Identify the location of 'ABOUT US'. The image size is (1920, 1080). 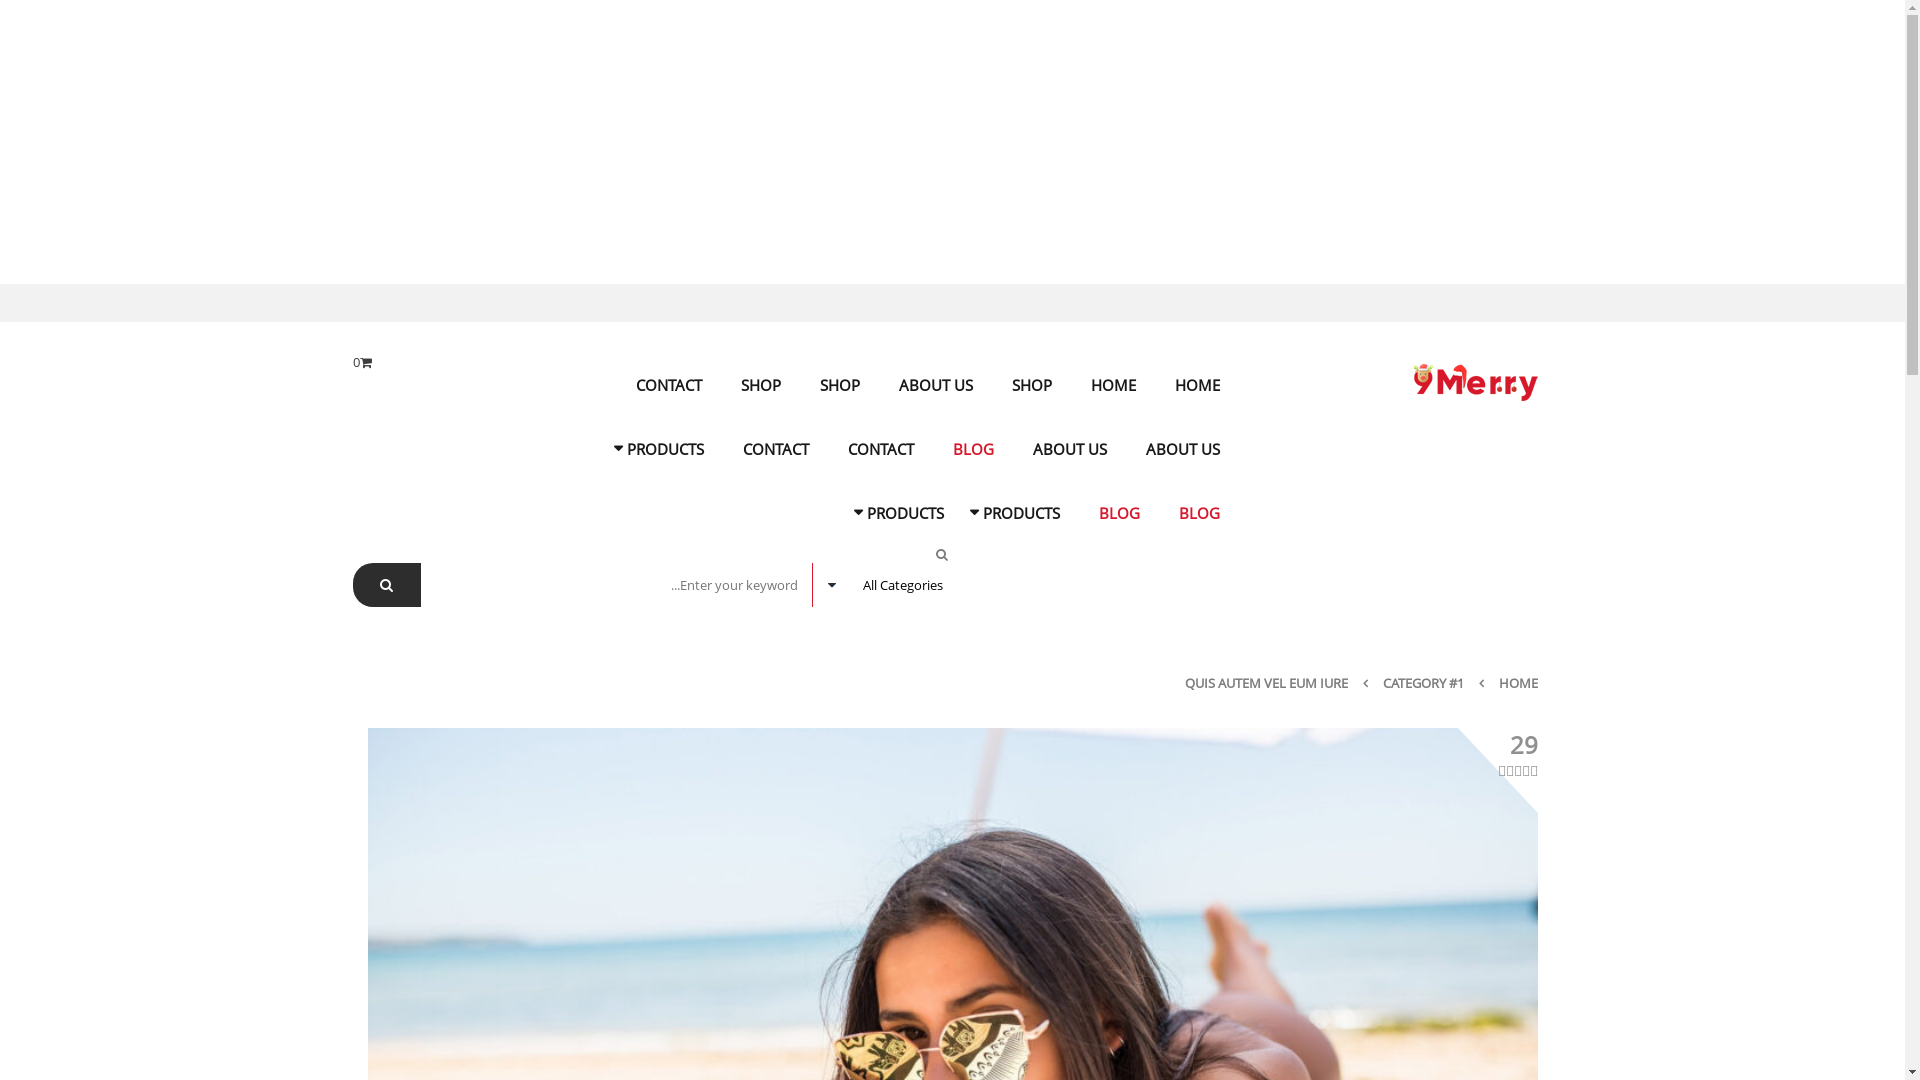
(1182, 447).